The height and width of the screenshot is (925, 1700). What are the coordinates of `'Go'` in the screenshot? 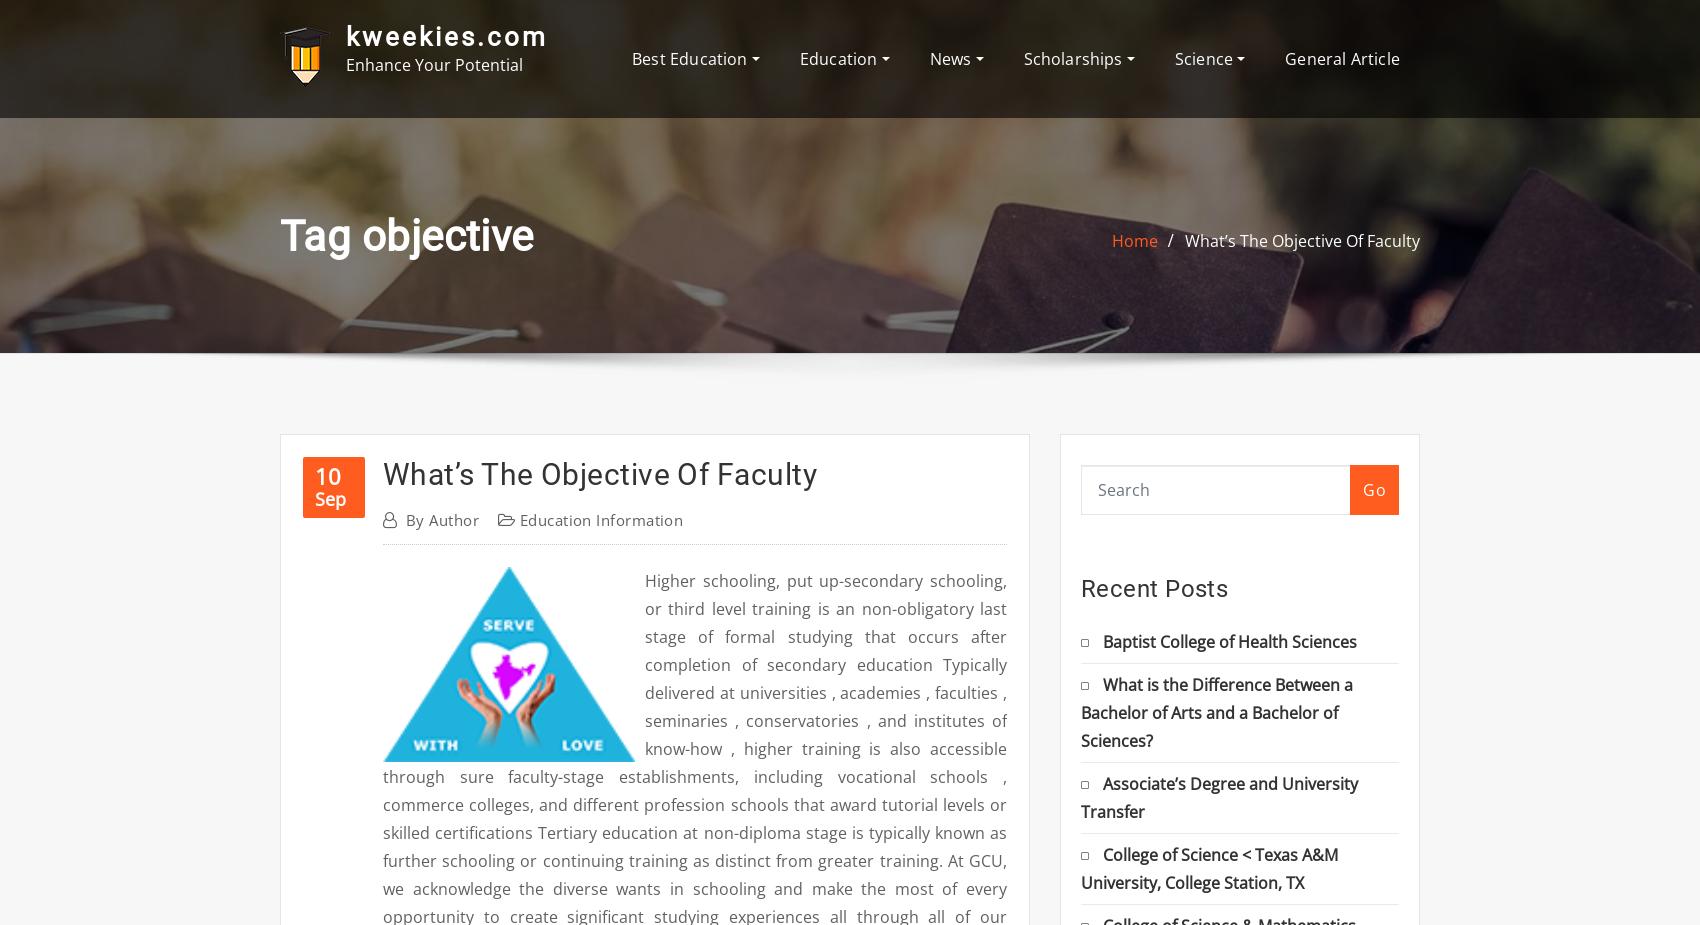 It's located at (1374, 489).